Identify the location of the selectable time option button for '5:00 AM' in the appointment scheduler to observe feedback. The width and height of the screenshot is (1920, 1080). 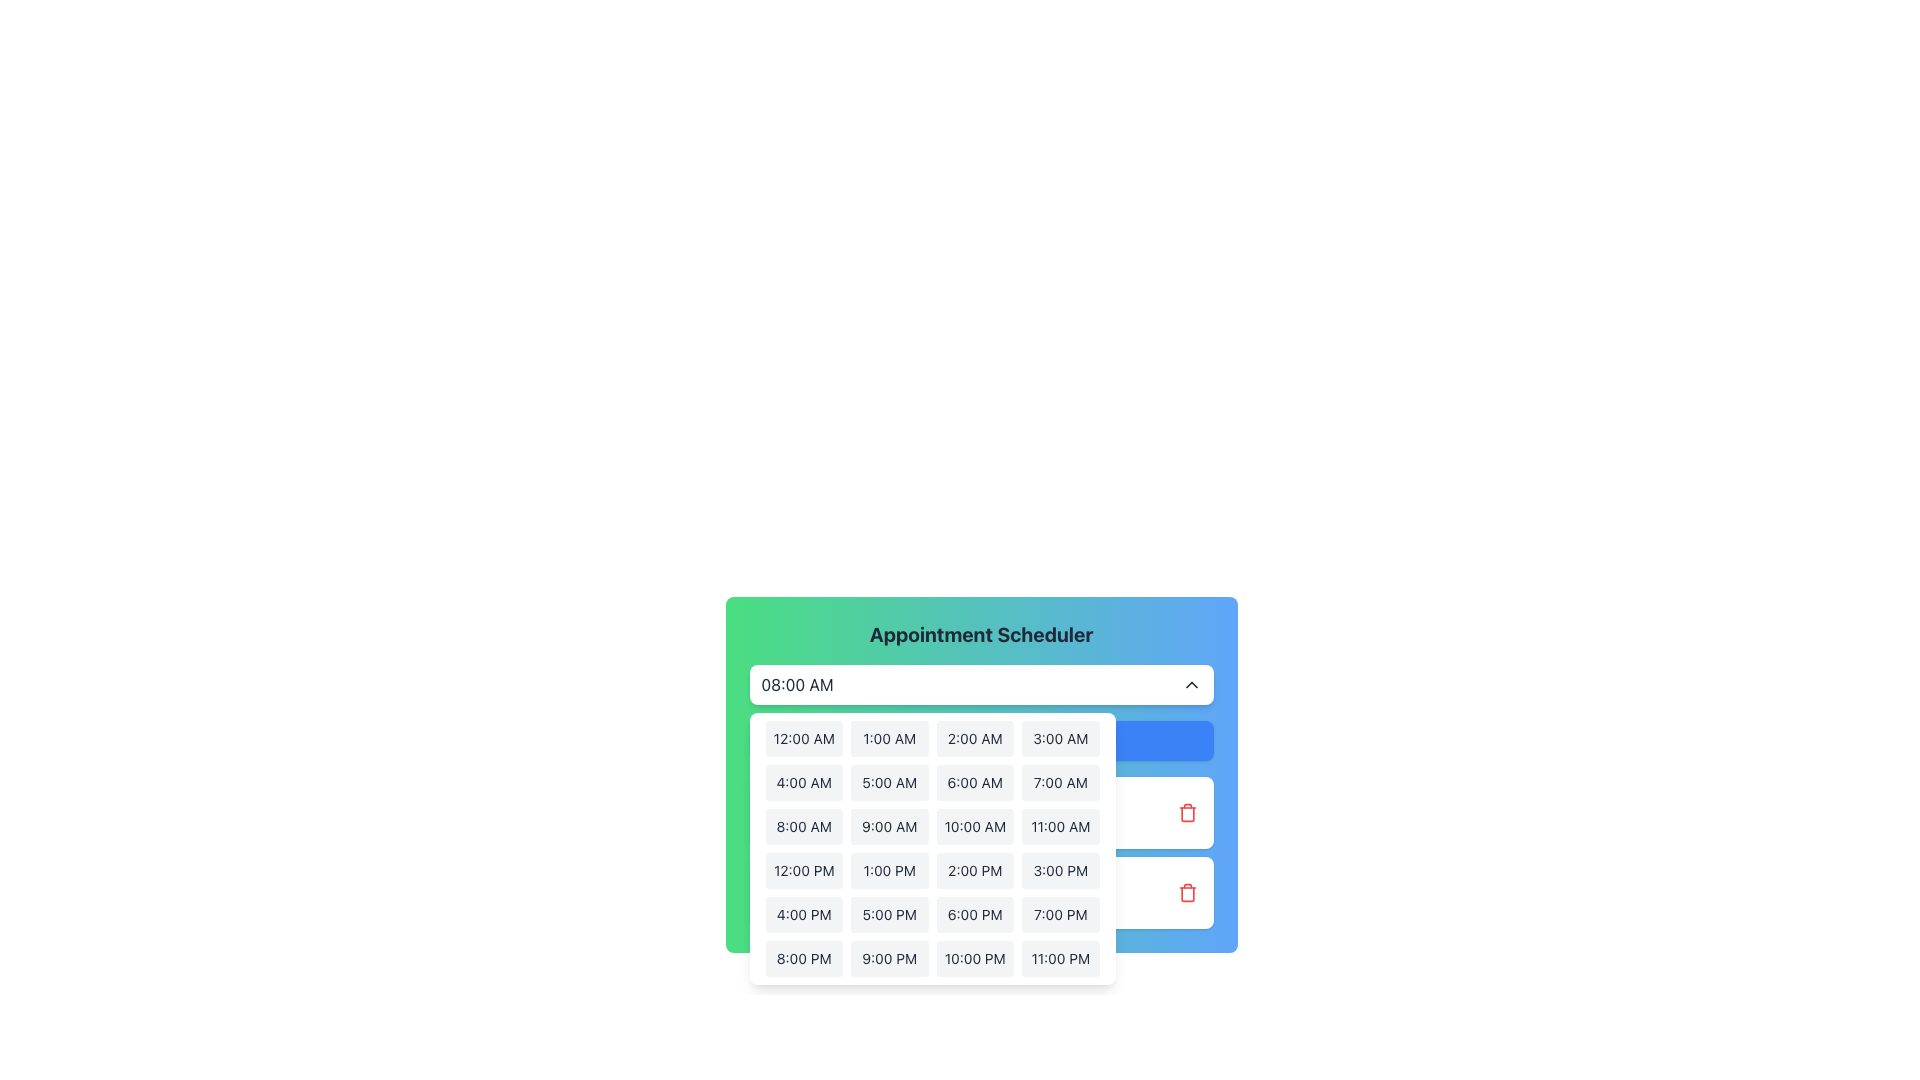
(888, 782).